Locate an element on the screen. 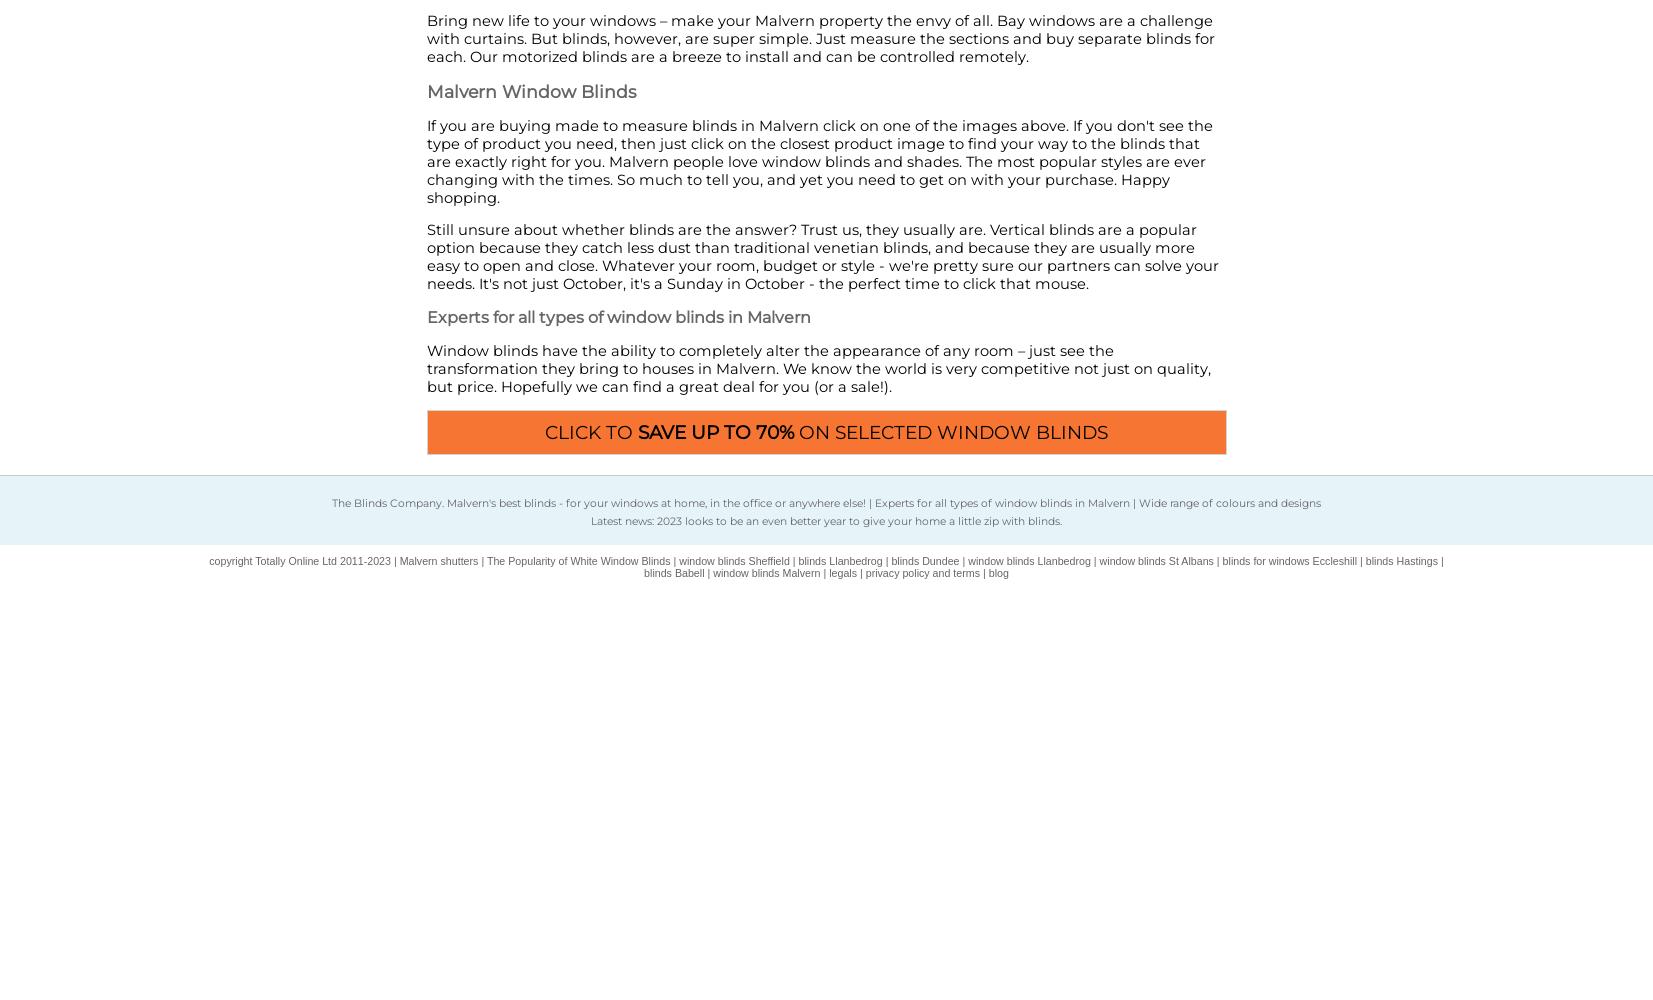  'window blinds Llanbedrog' is located at coordinates (967, 561).